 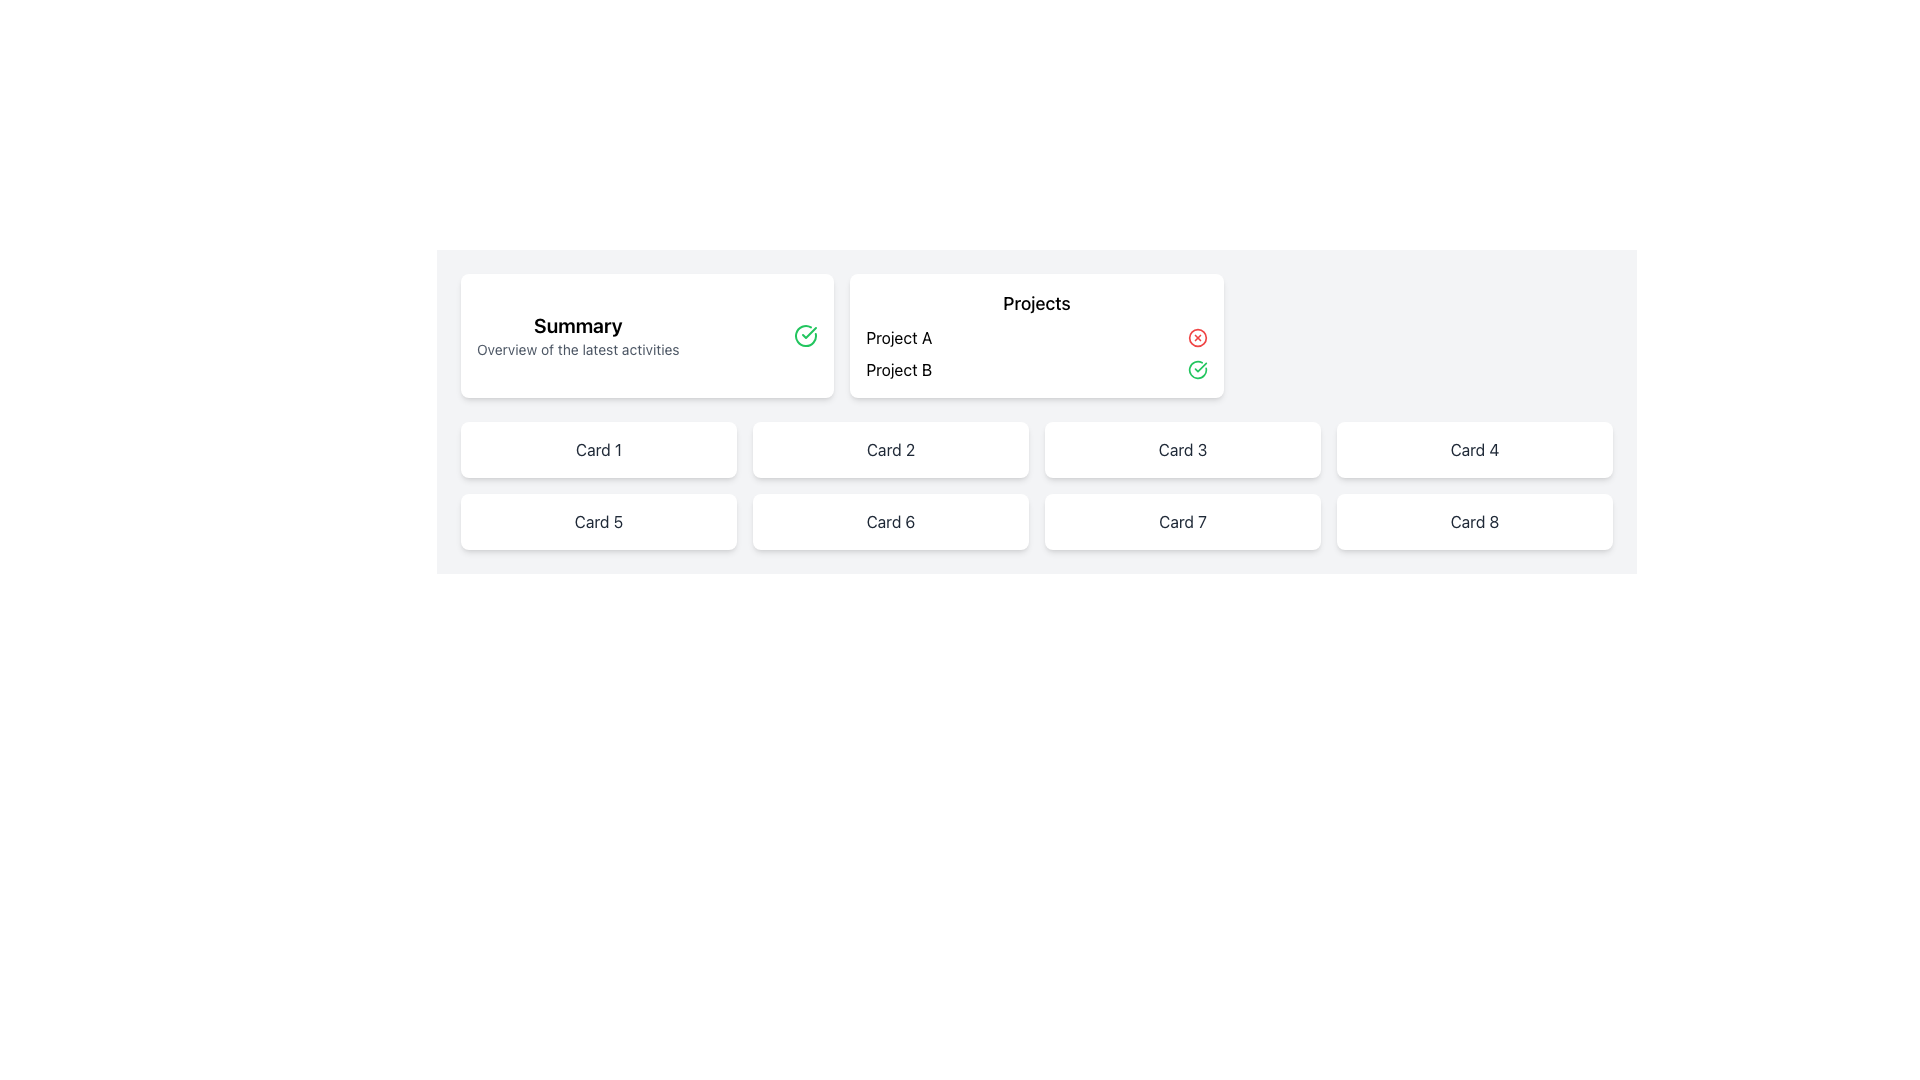 What do you see at coordinates (1182, 520) in the screenshot?
I see `text 'Card 7' displayed in a bold, dark gray font on a white background, centrally aligned within the seventh card of a grid layout` at bounding box center [1182, 520].